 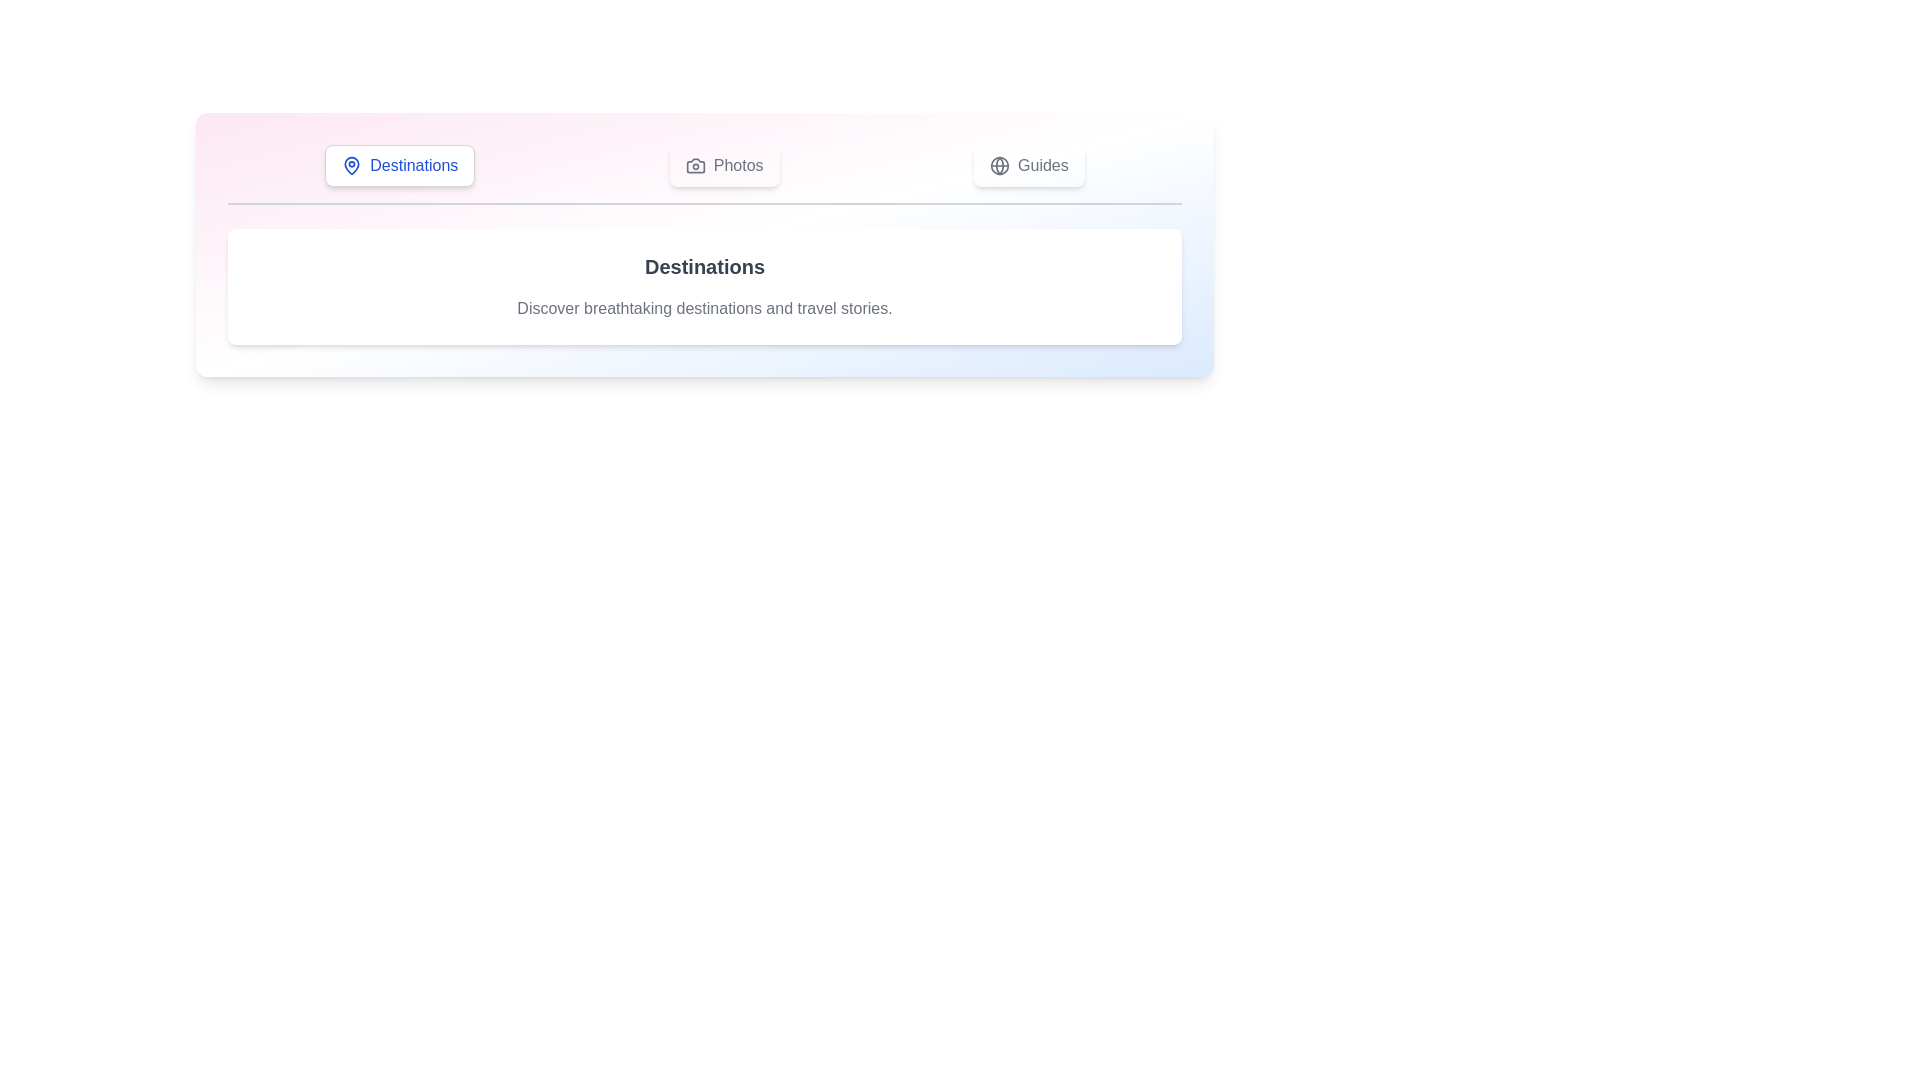 I want to click on the Guides tab to view its content, so click(x=1028, y=164).